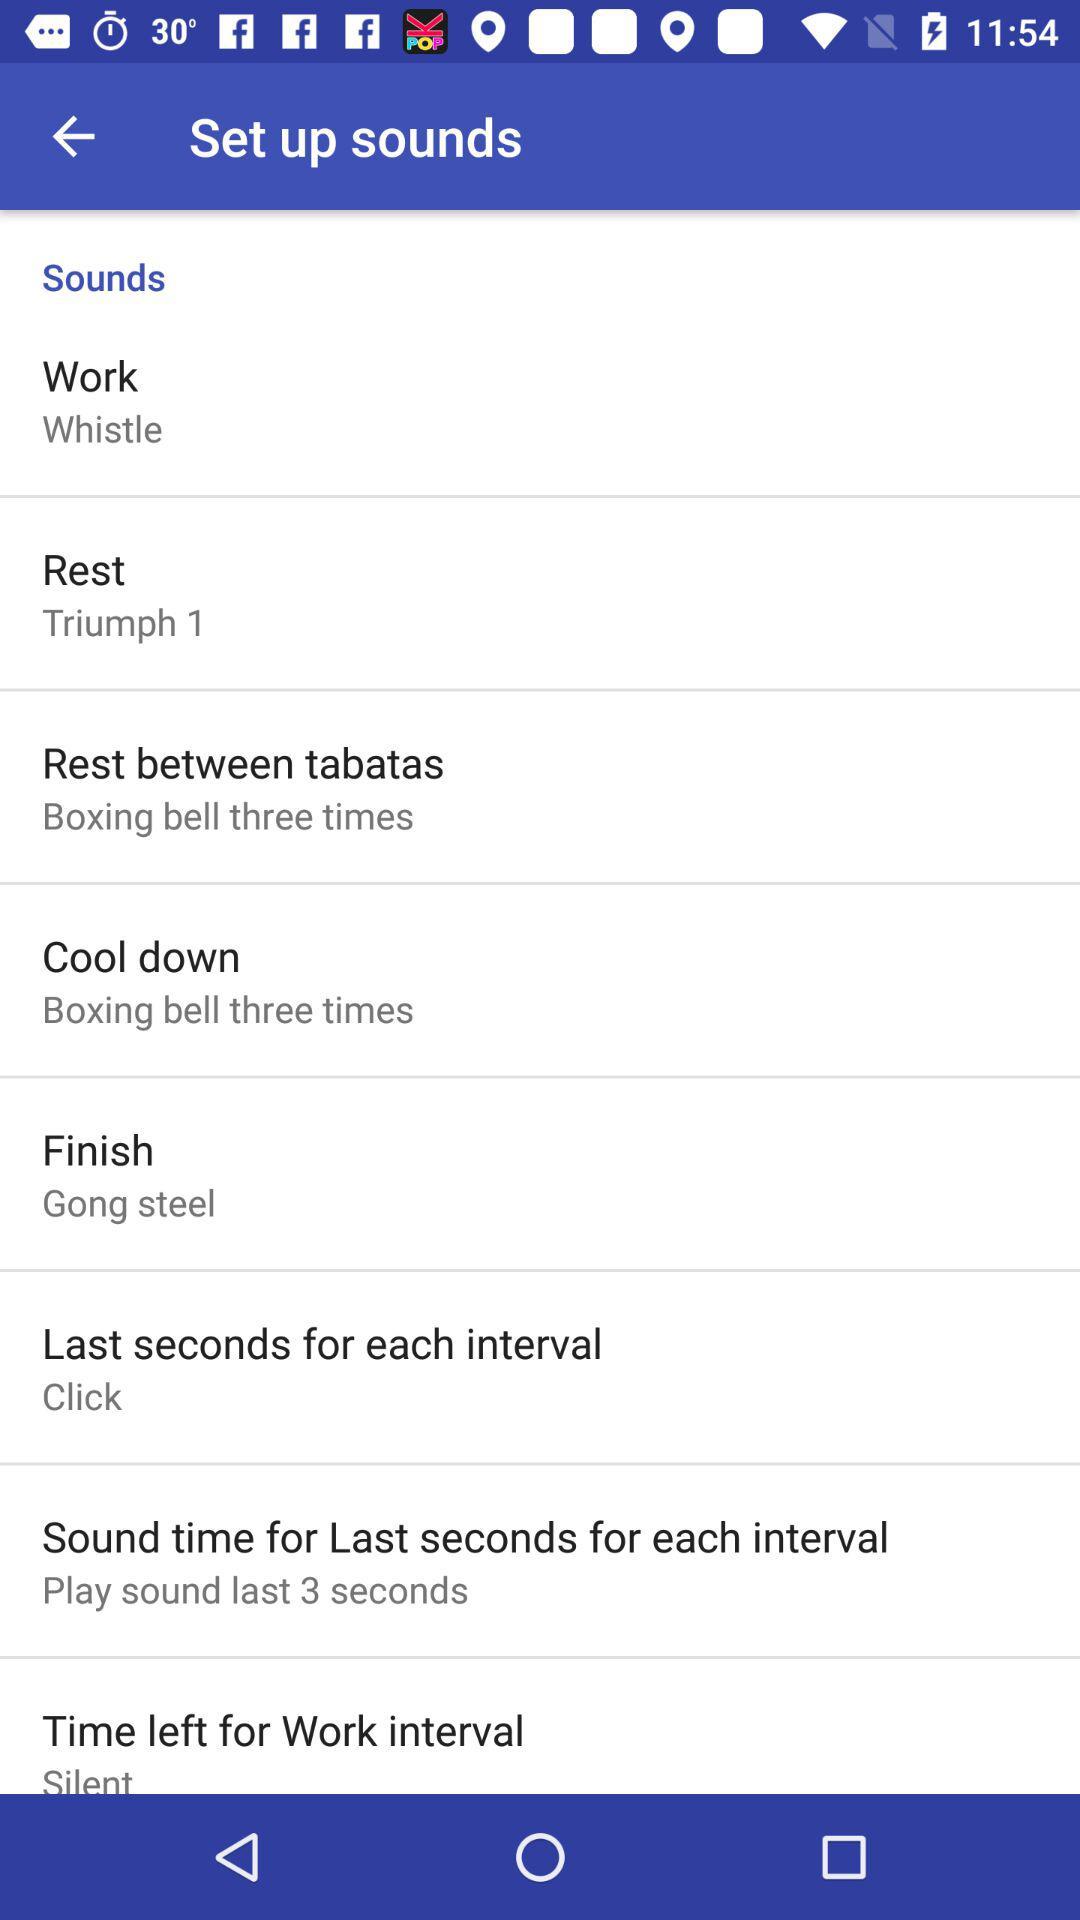 This screenshot has height=1920, width=1080. What do you see at coordinates (102, 427) in the screenshot?
I see `icon below work icon` at bounding box center [102, 427].